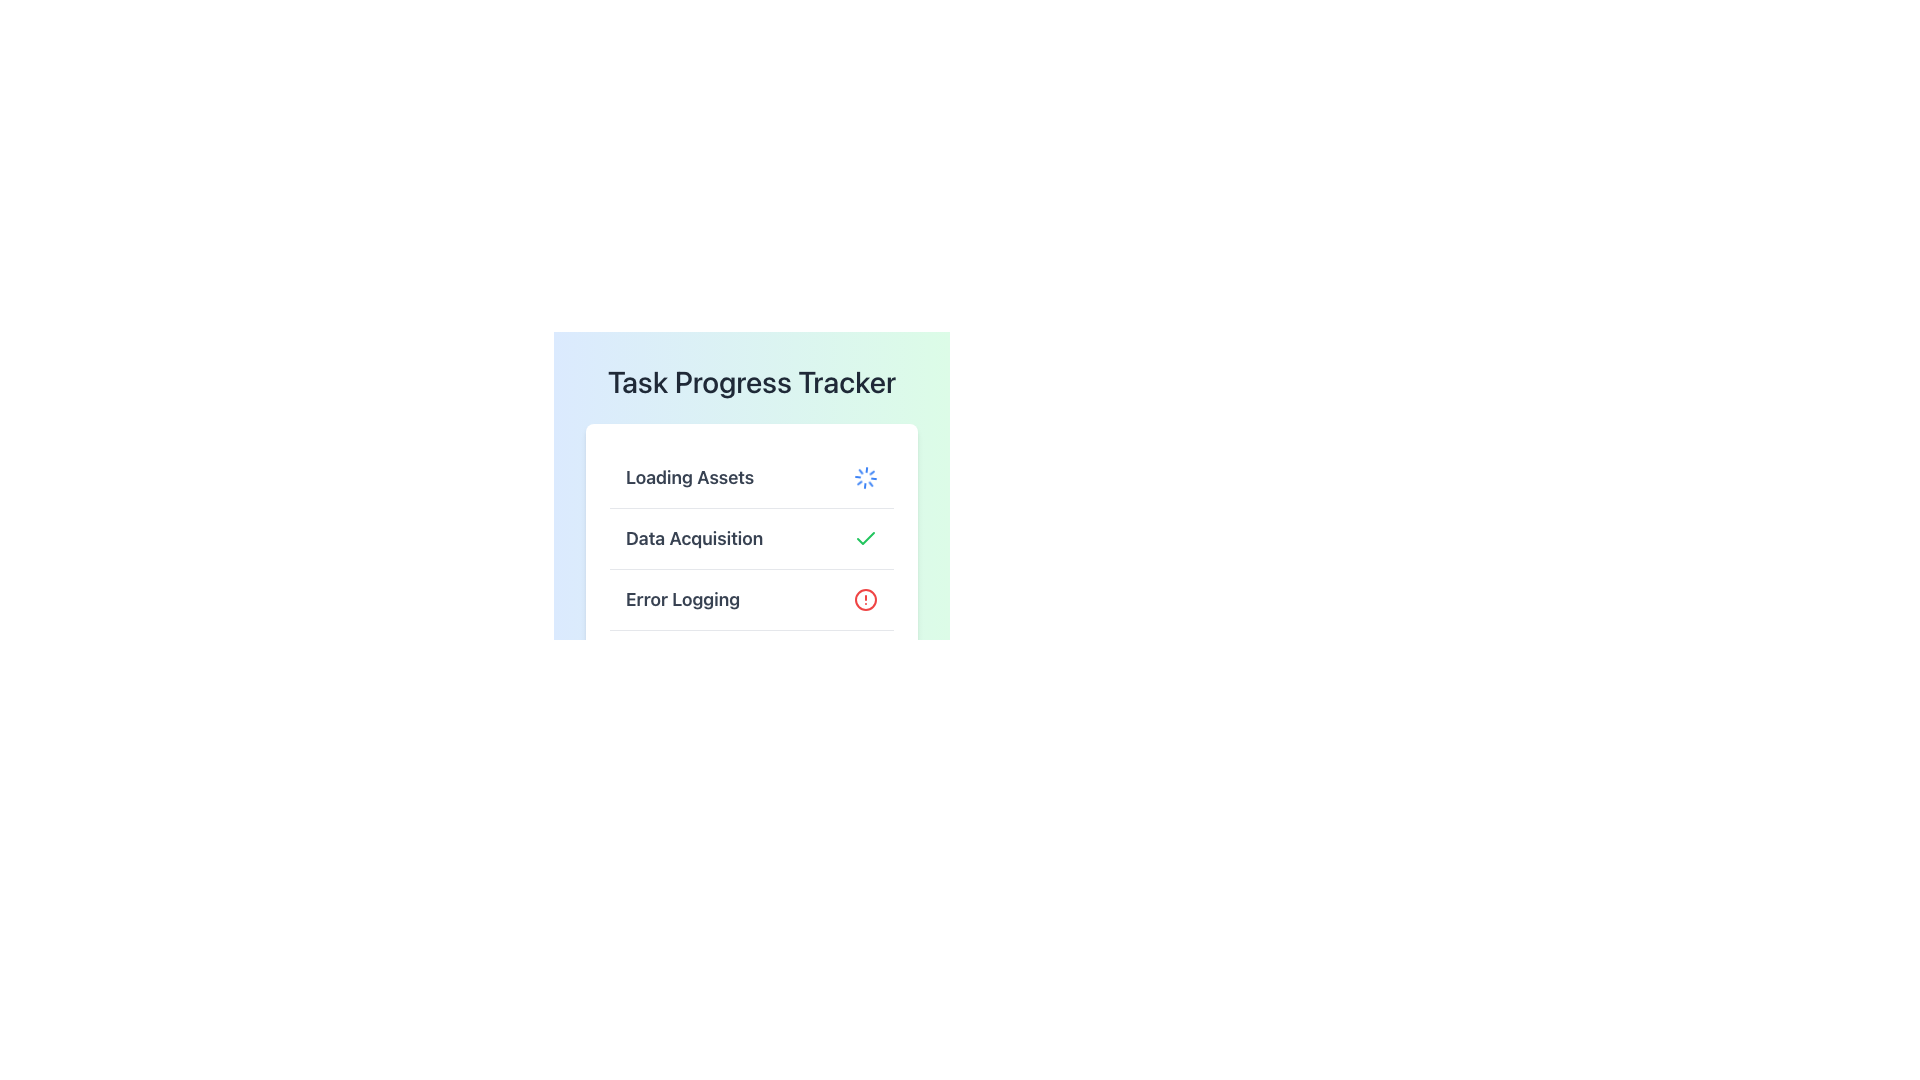  I want to click on the Circular Loading Spinner, which is a blue stroke circular spinner indicating an animated loading state, located to the right of the 'Loading Assets' text in the first row of the task status list, so click(865, 478).